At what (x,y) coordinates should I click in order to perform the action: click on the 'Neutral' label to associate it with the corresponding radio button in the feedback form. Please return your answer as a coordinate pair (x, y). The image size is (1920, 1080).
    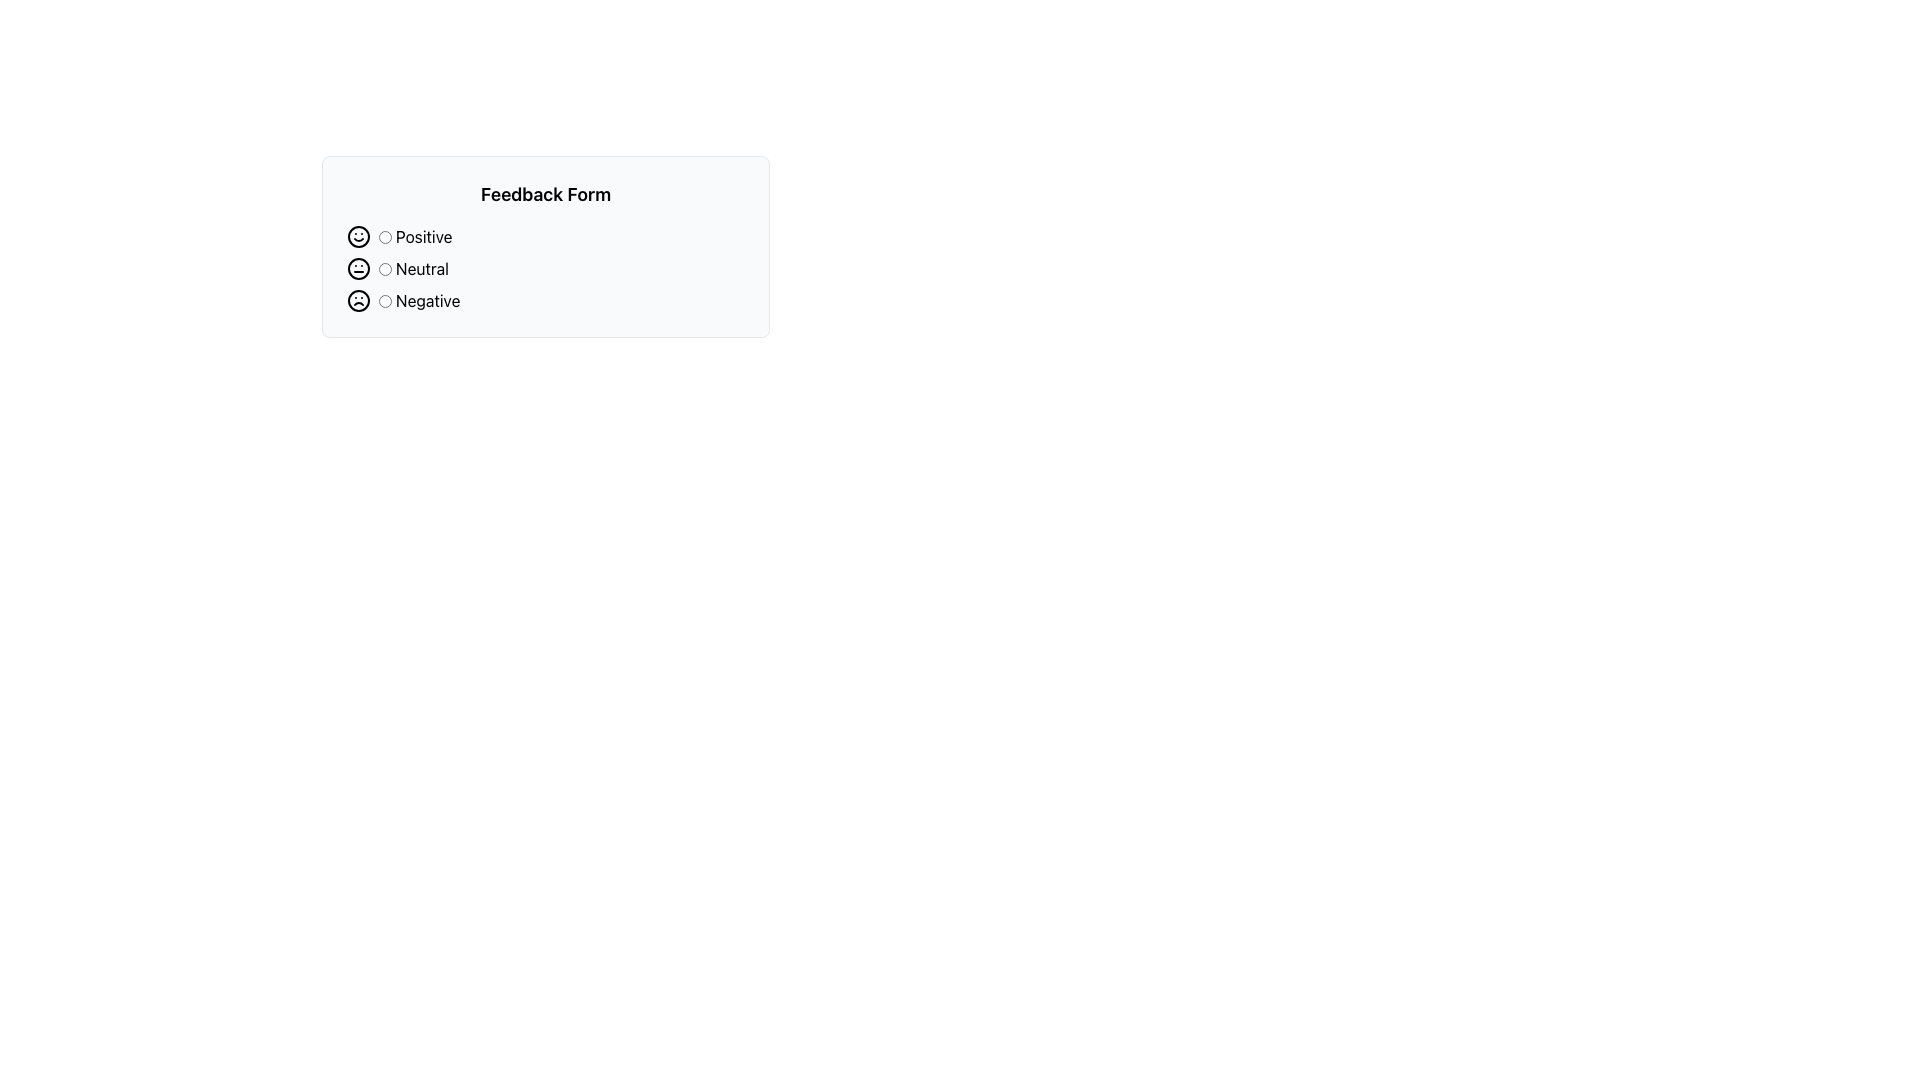
    Looking at the image, I should click on (421, 268).